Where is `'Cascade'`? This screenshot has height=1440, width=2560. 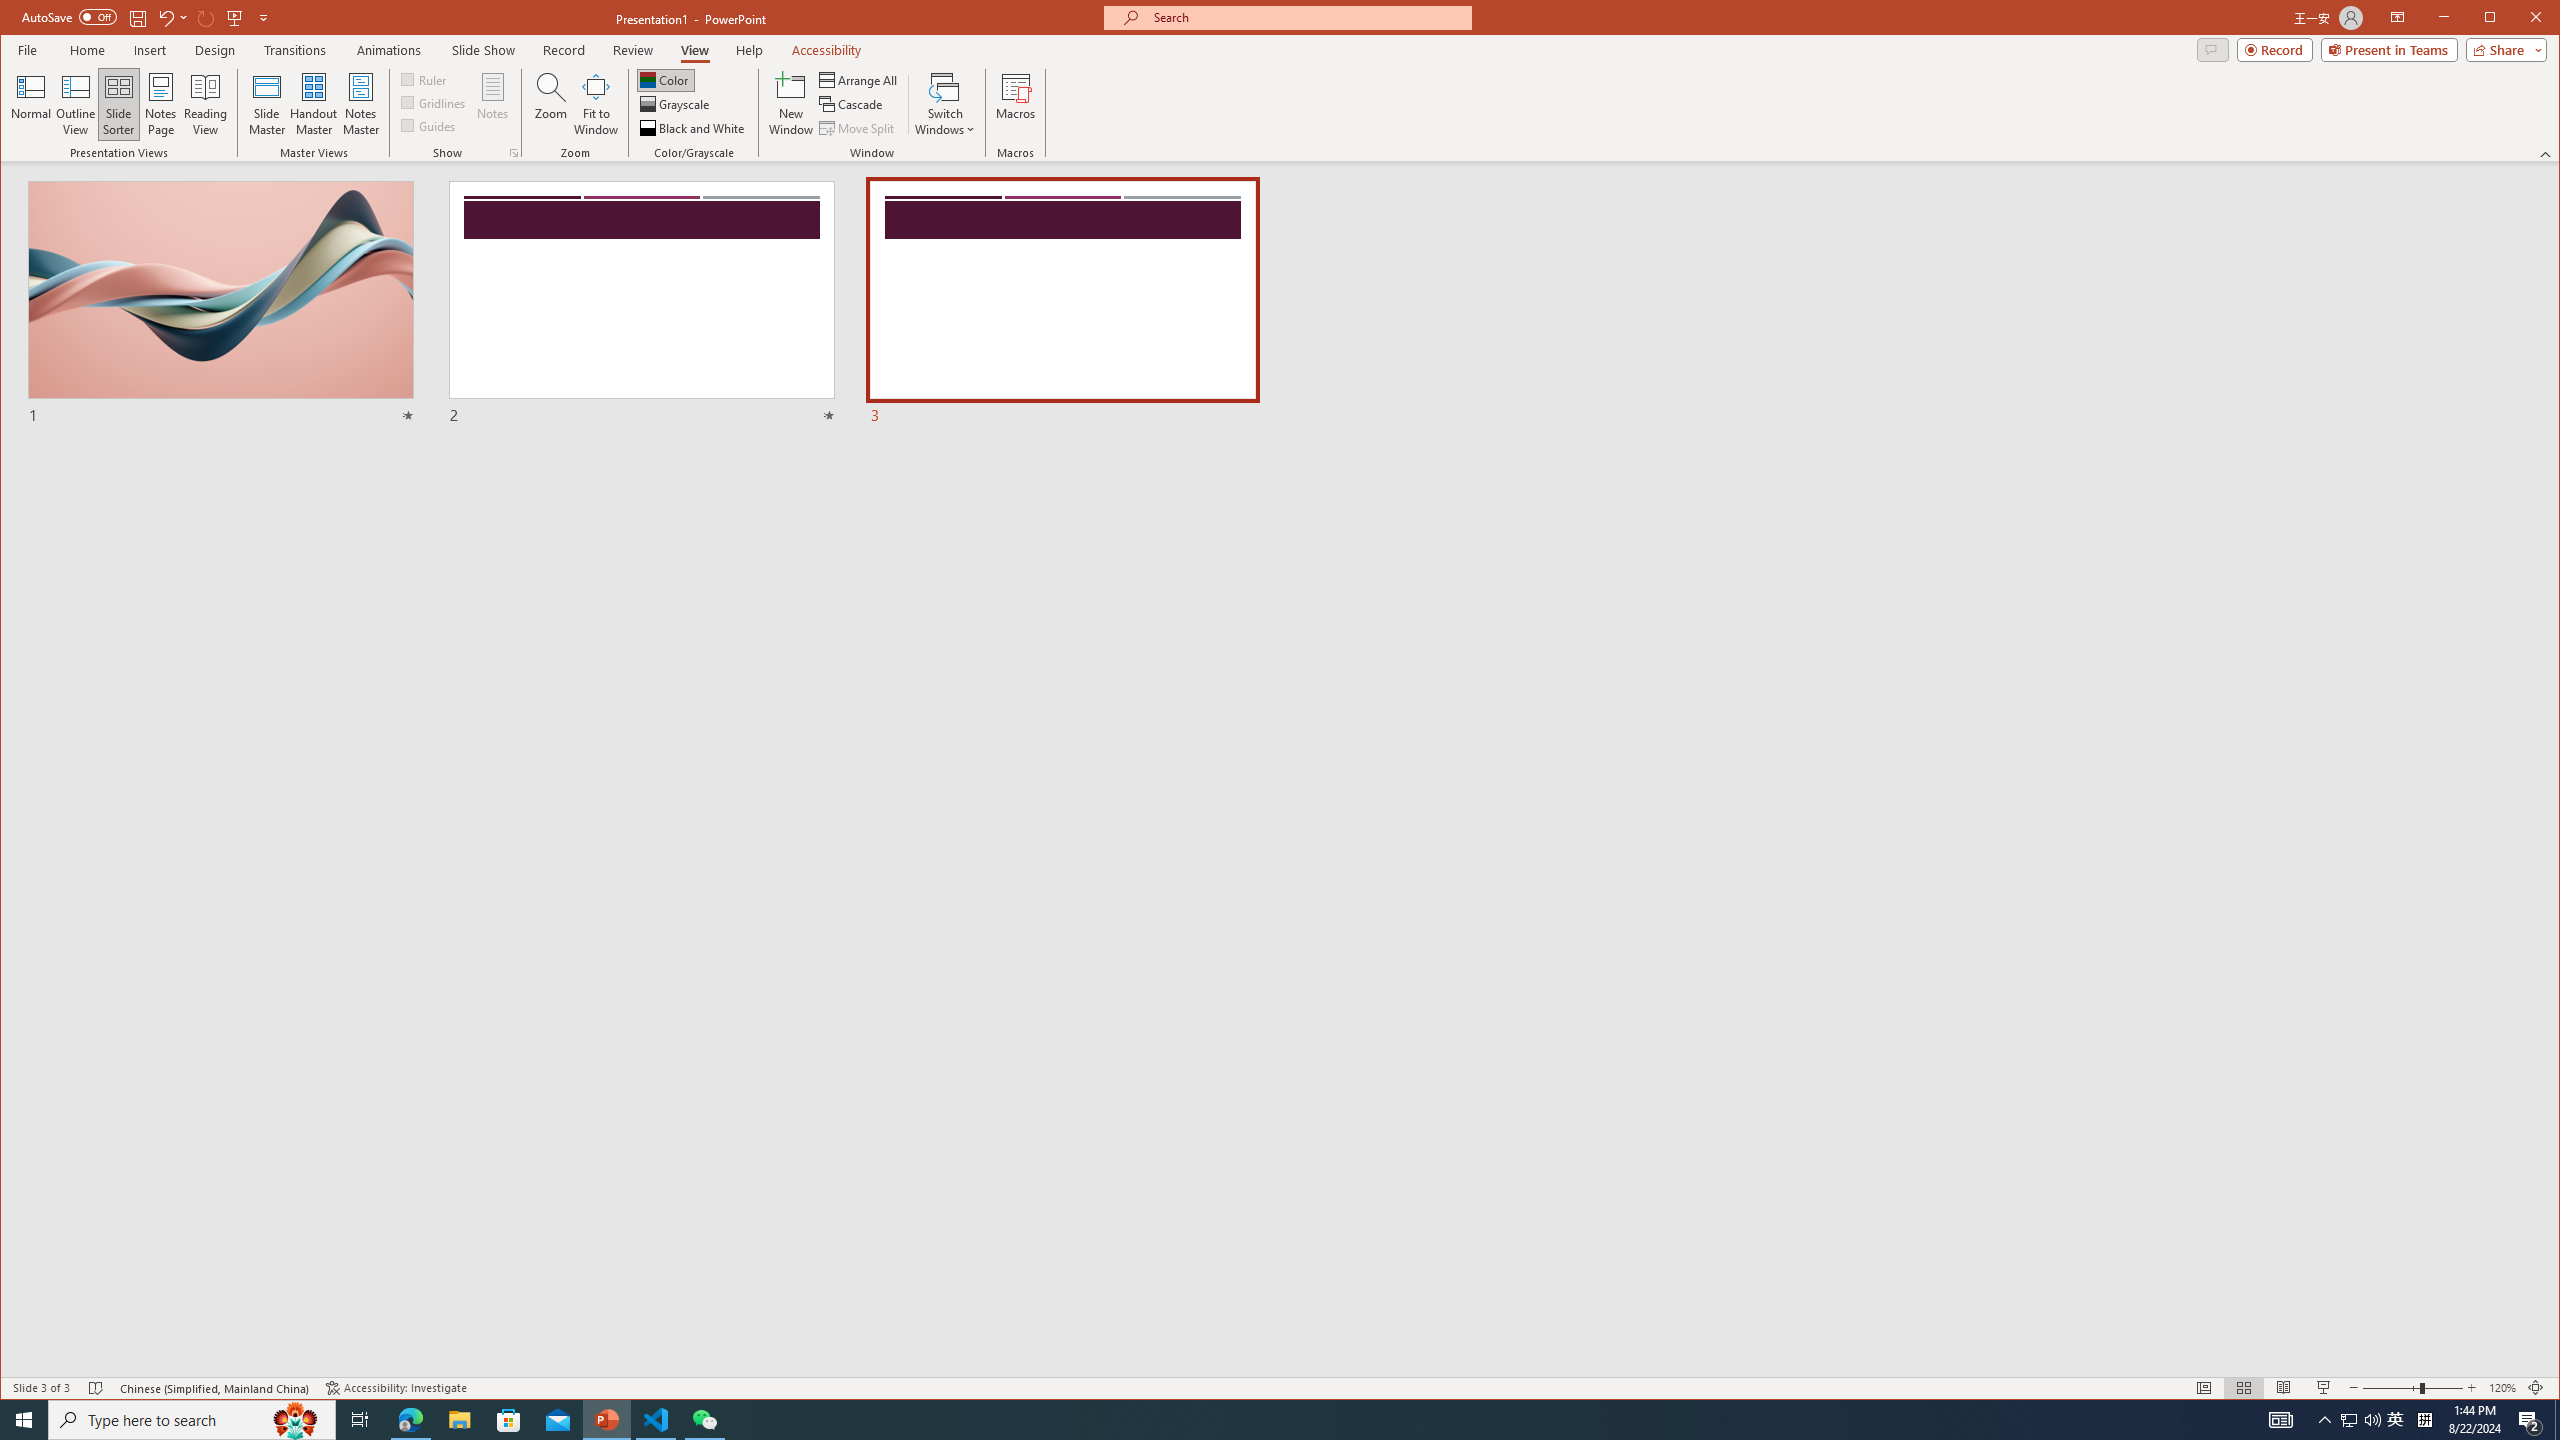
'Cascade' is located at coordinates (851, 104).